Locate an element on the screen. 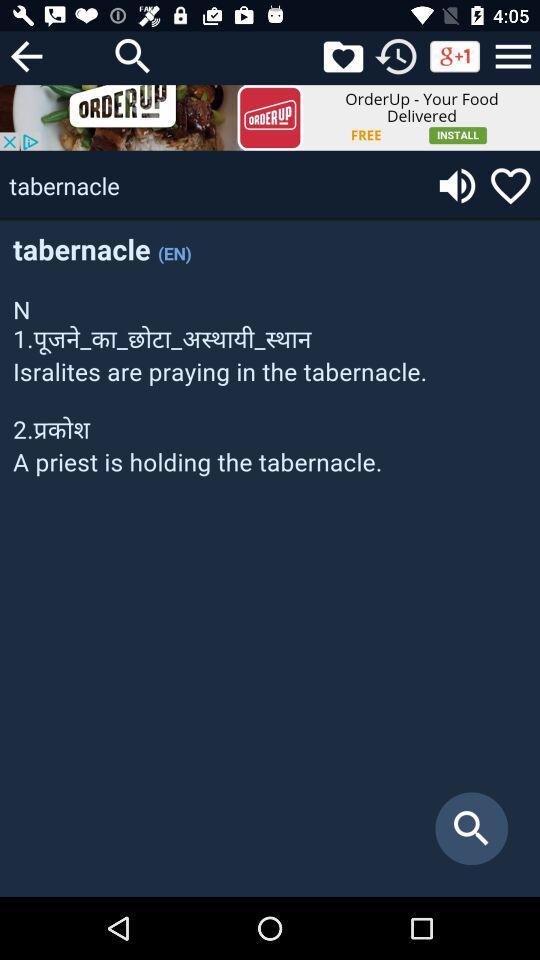 The height and width of the screenshot is (960, 540). the volume icon is located at coordinates (457, 185).